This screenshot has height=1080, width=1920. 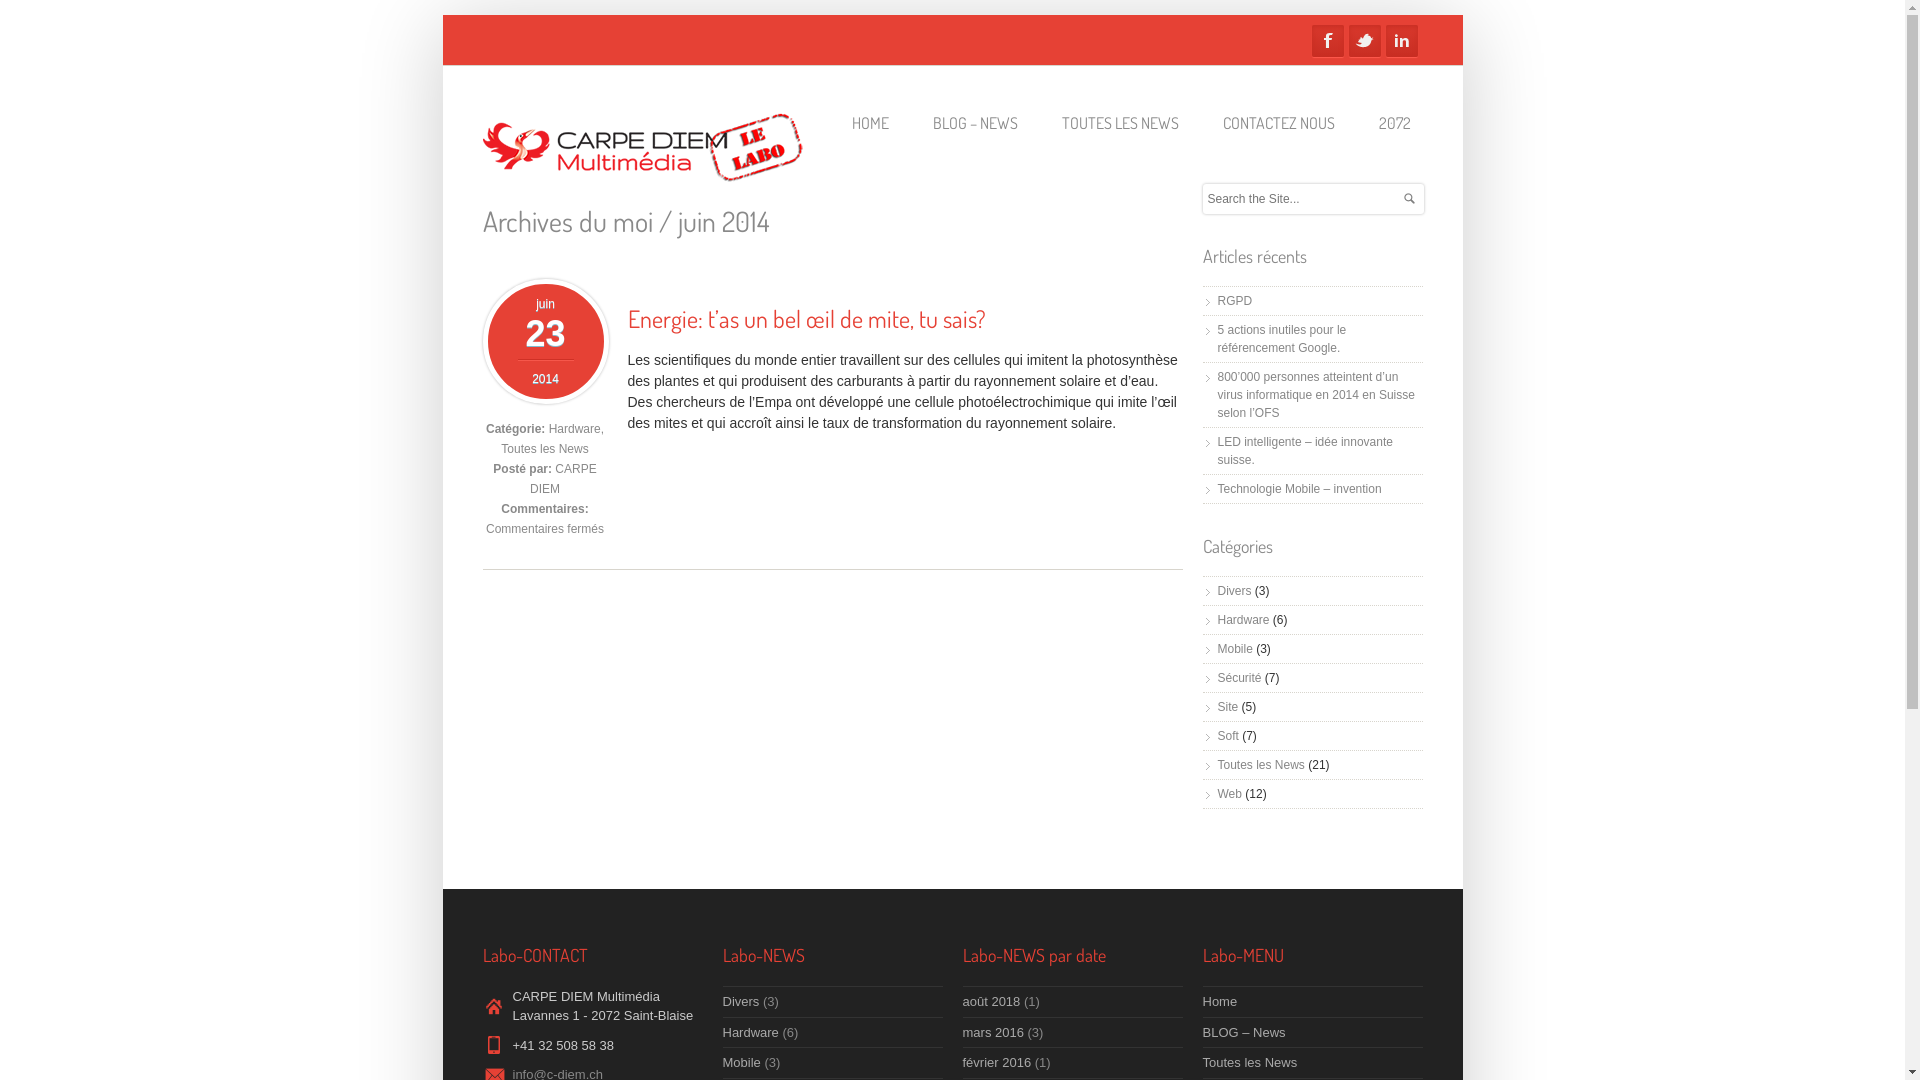 I want to click on 'RGPD', so click(x=1234, y=300).